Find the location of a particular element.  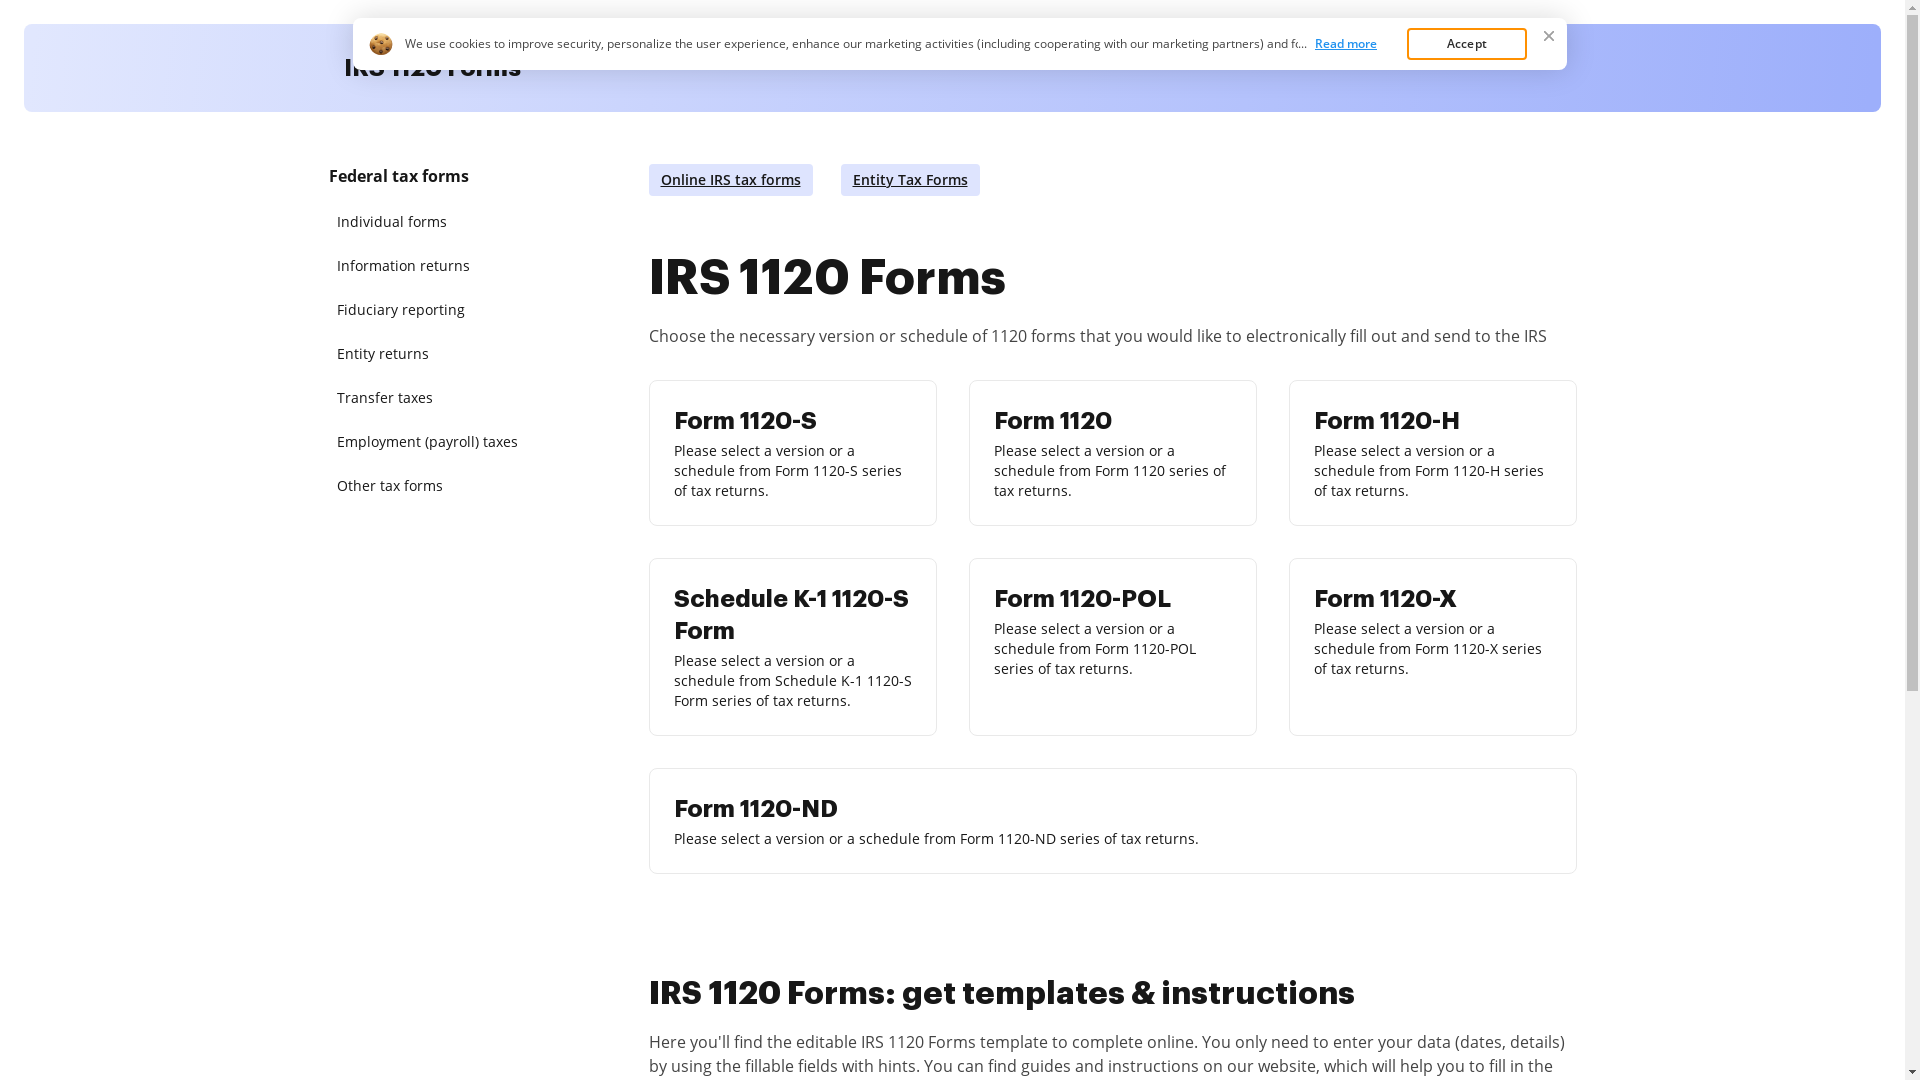

'Entity returns' is located at coordinates (327, 353).